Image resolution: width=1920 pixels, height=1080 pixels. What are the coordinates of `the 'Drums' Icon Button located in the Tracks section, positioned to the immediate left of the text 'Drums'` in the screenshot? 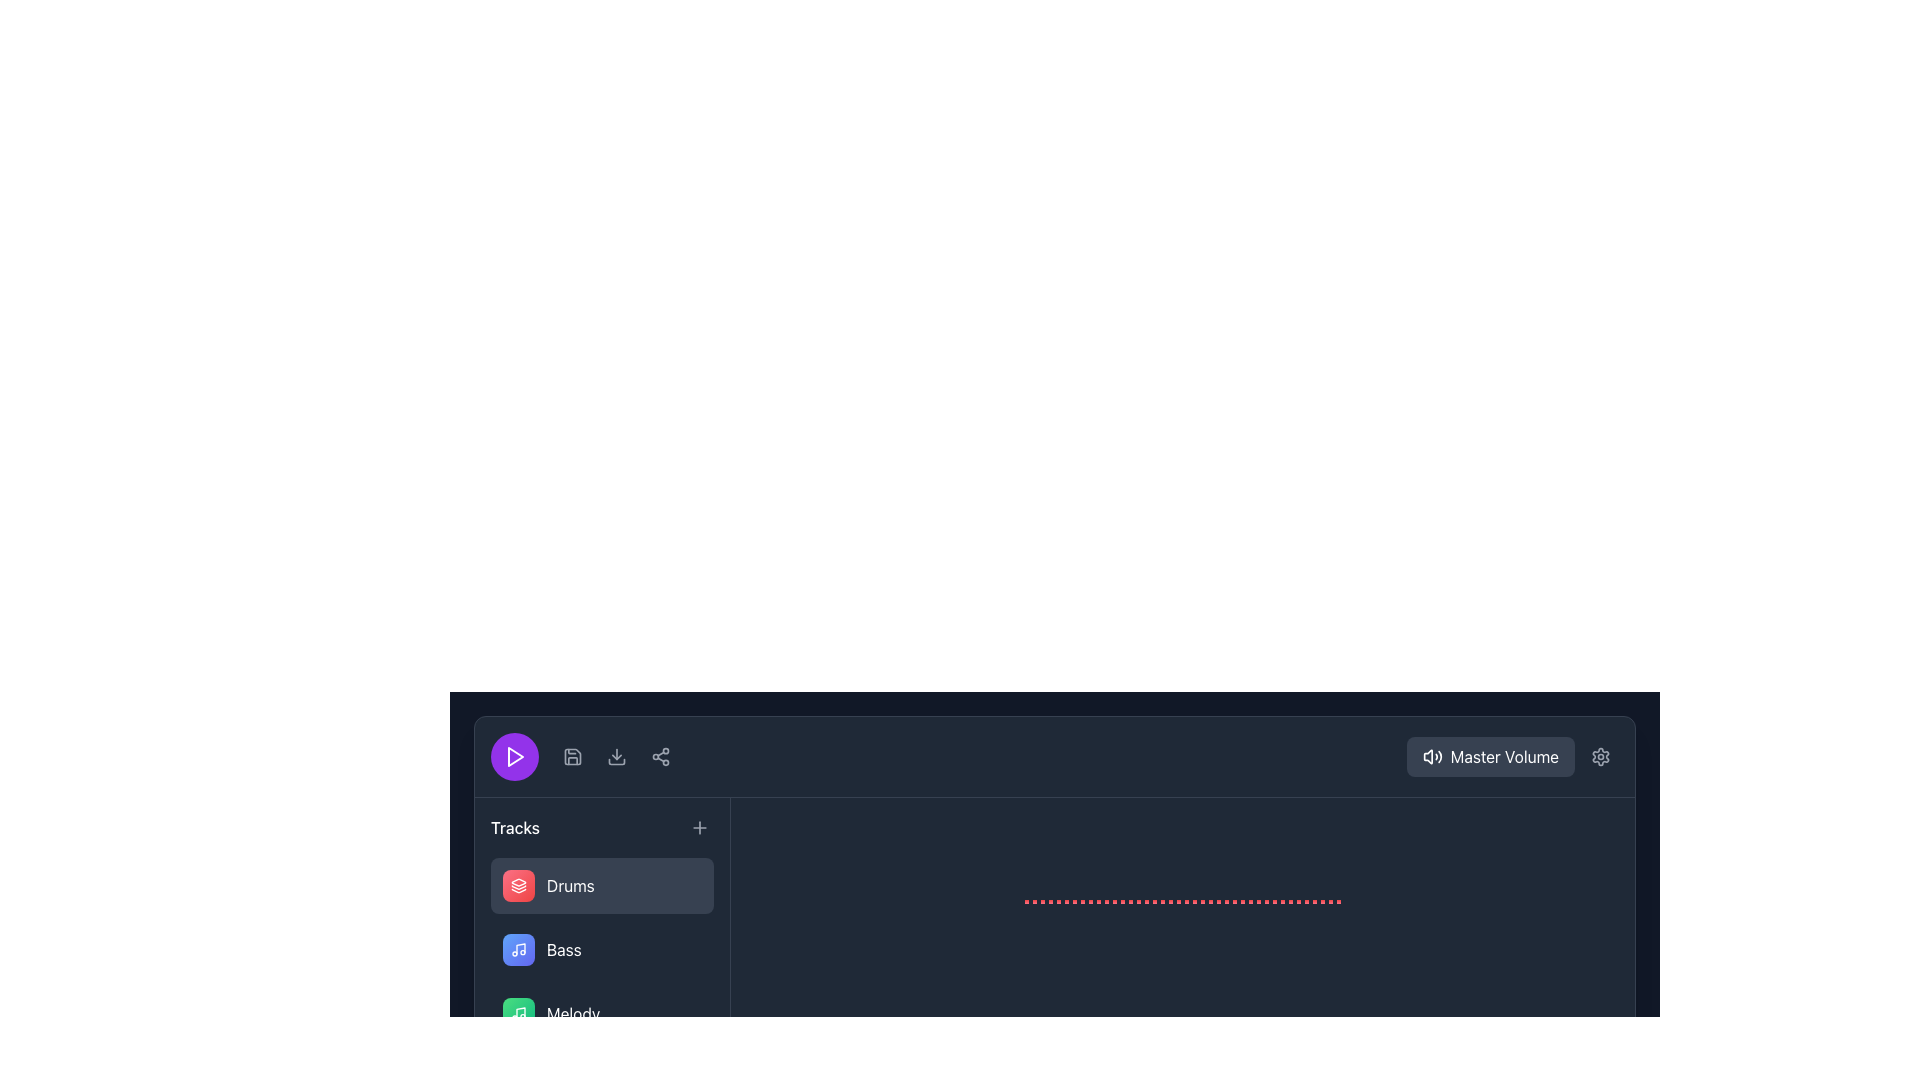 It's located at (518, 885).